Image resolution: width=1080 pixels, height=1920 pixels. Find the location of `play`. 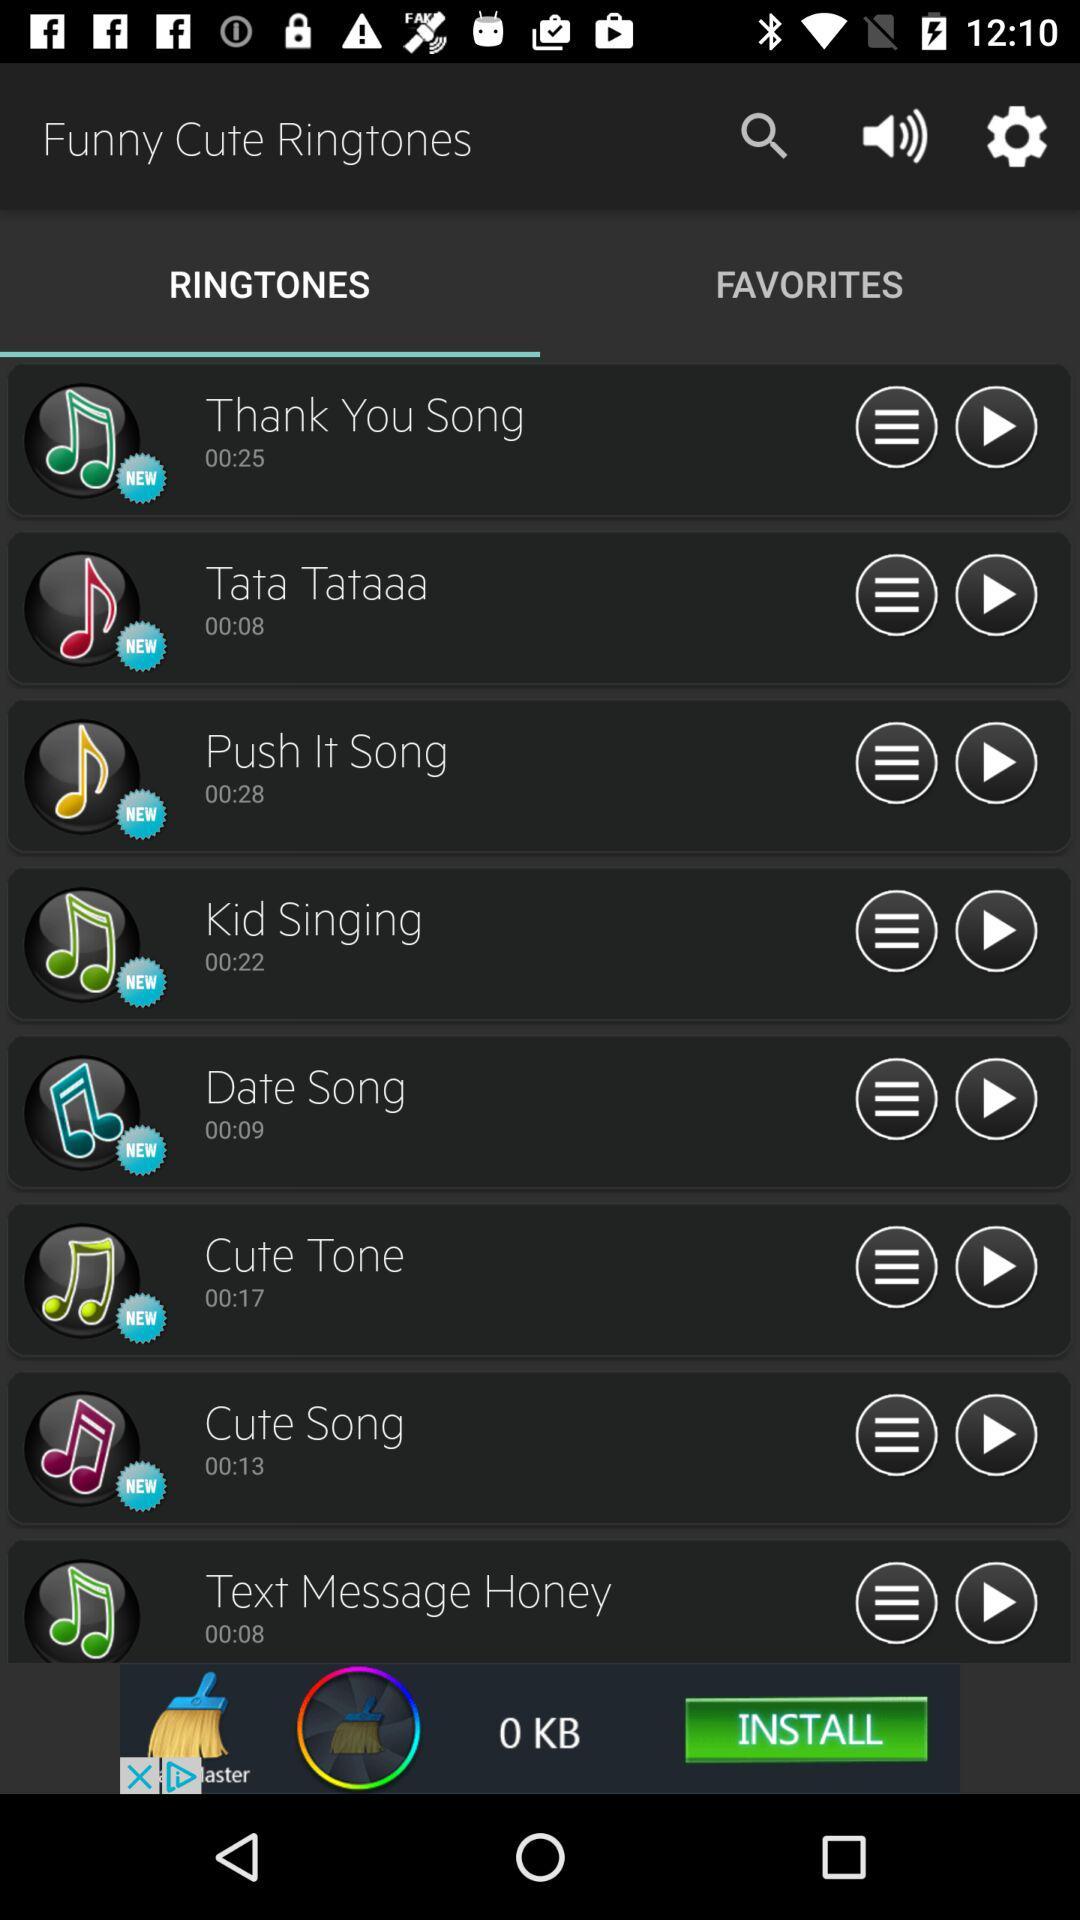

play is located at coordinates (995, 763).